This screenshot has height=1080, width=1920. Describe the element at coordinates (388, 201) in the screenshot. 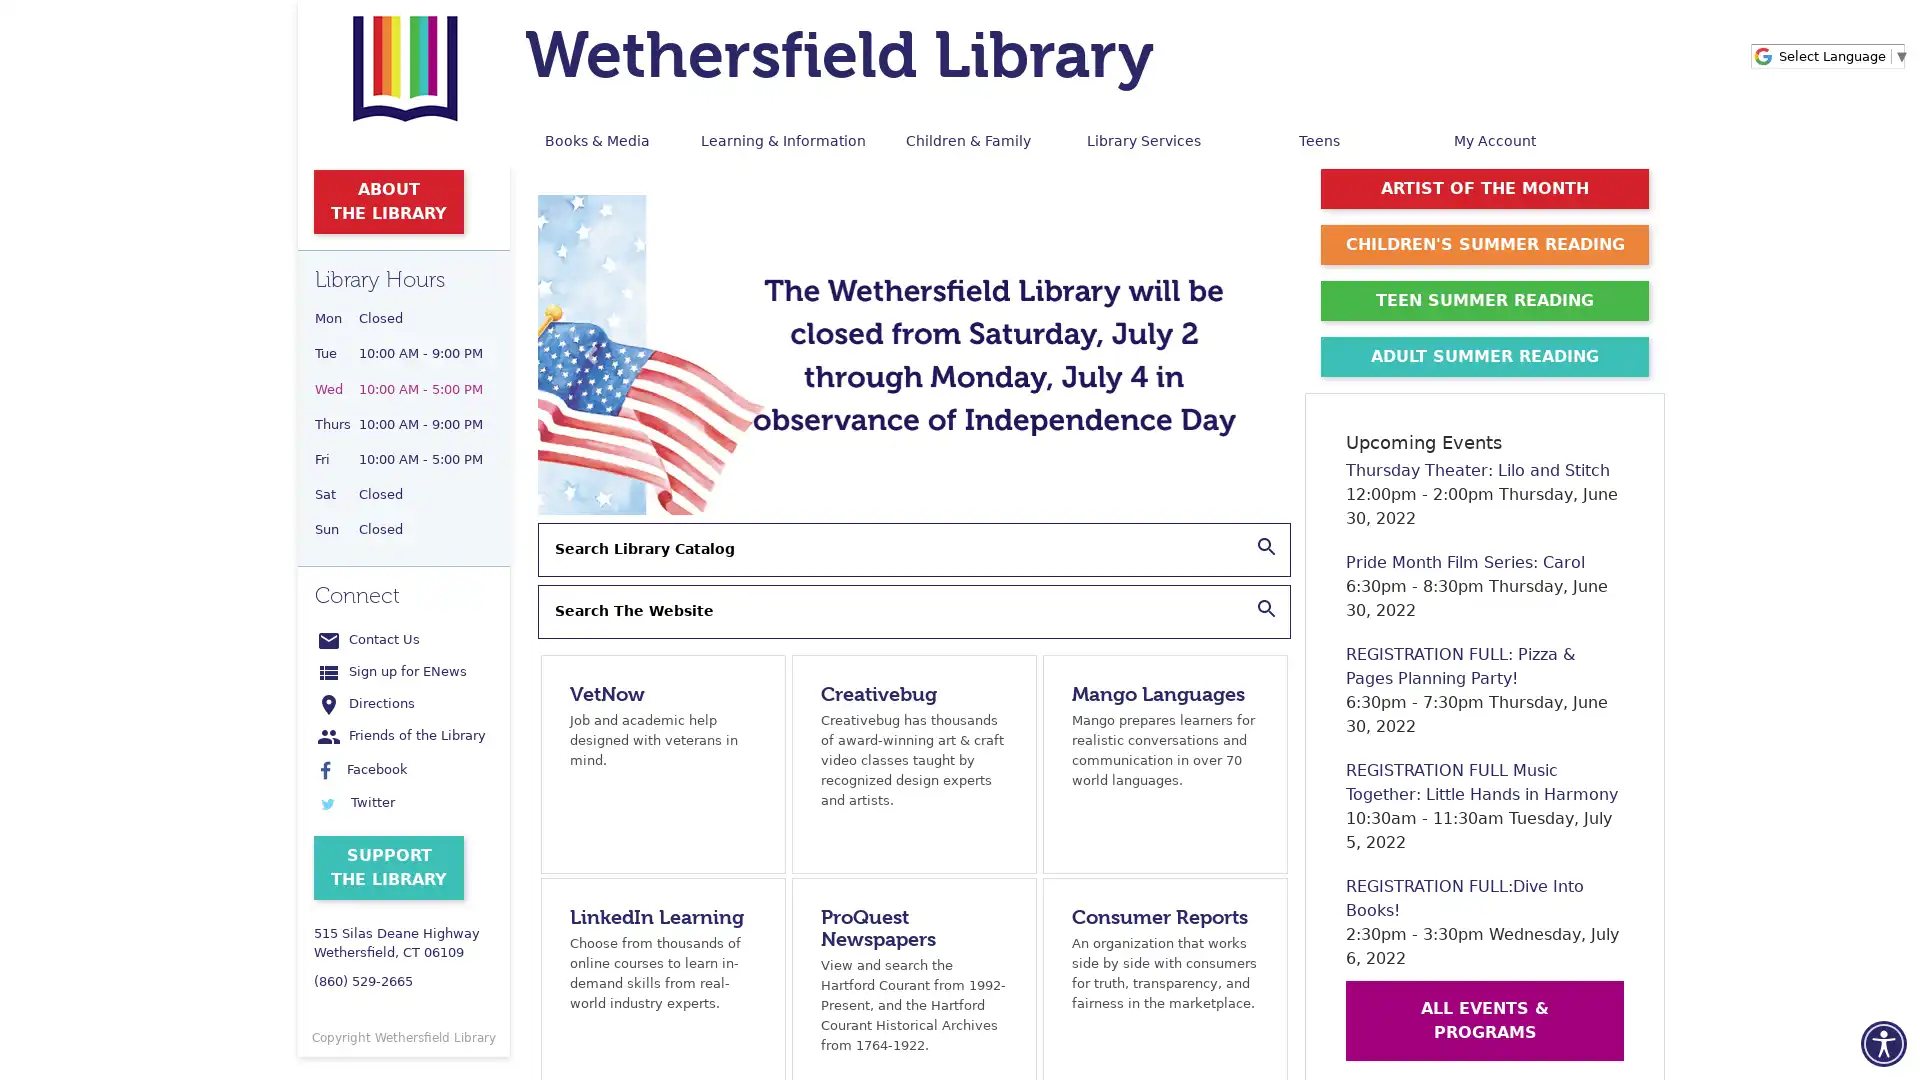

I see `ABOUT THE LIBRARY` at that location.